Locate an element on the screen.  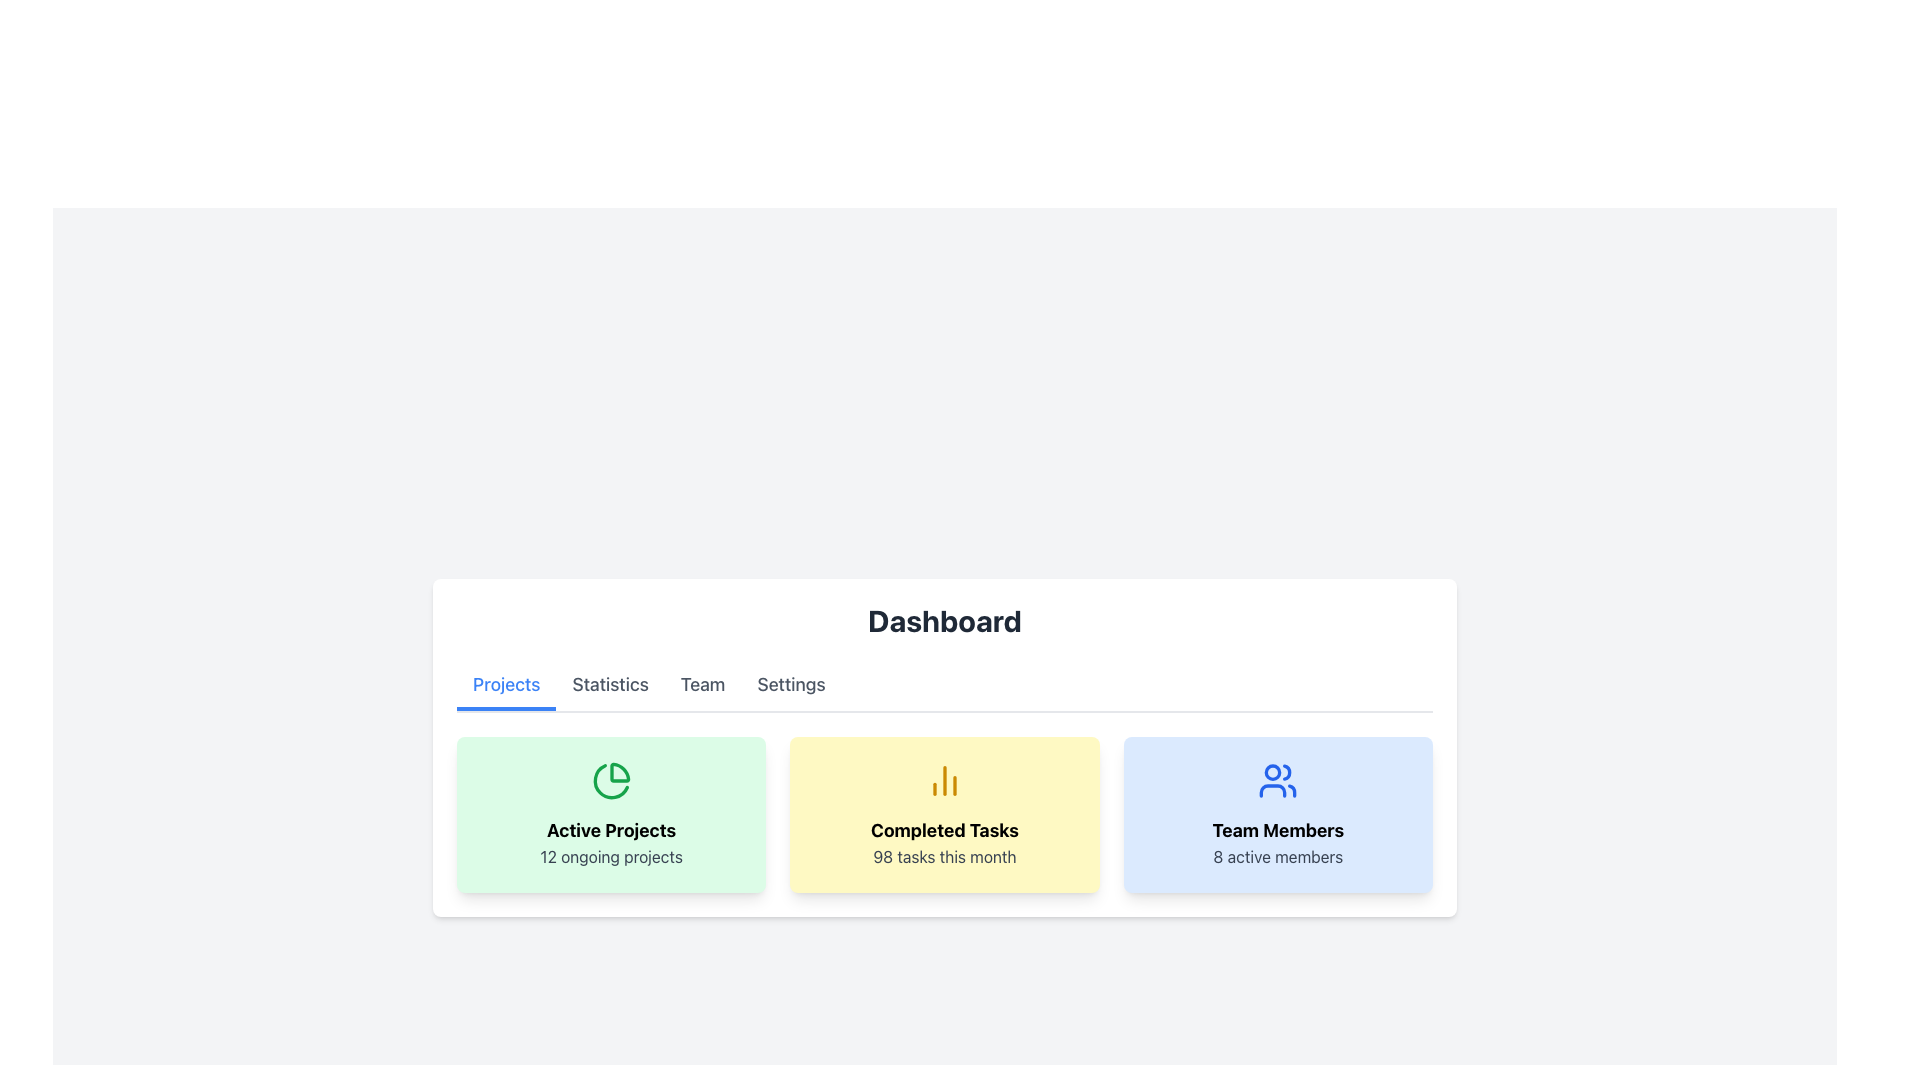
the fourth navigation tab, which is positioned to the right of the 'Team' tab and redirects to the settings section is located at coordinates (790, 685).